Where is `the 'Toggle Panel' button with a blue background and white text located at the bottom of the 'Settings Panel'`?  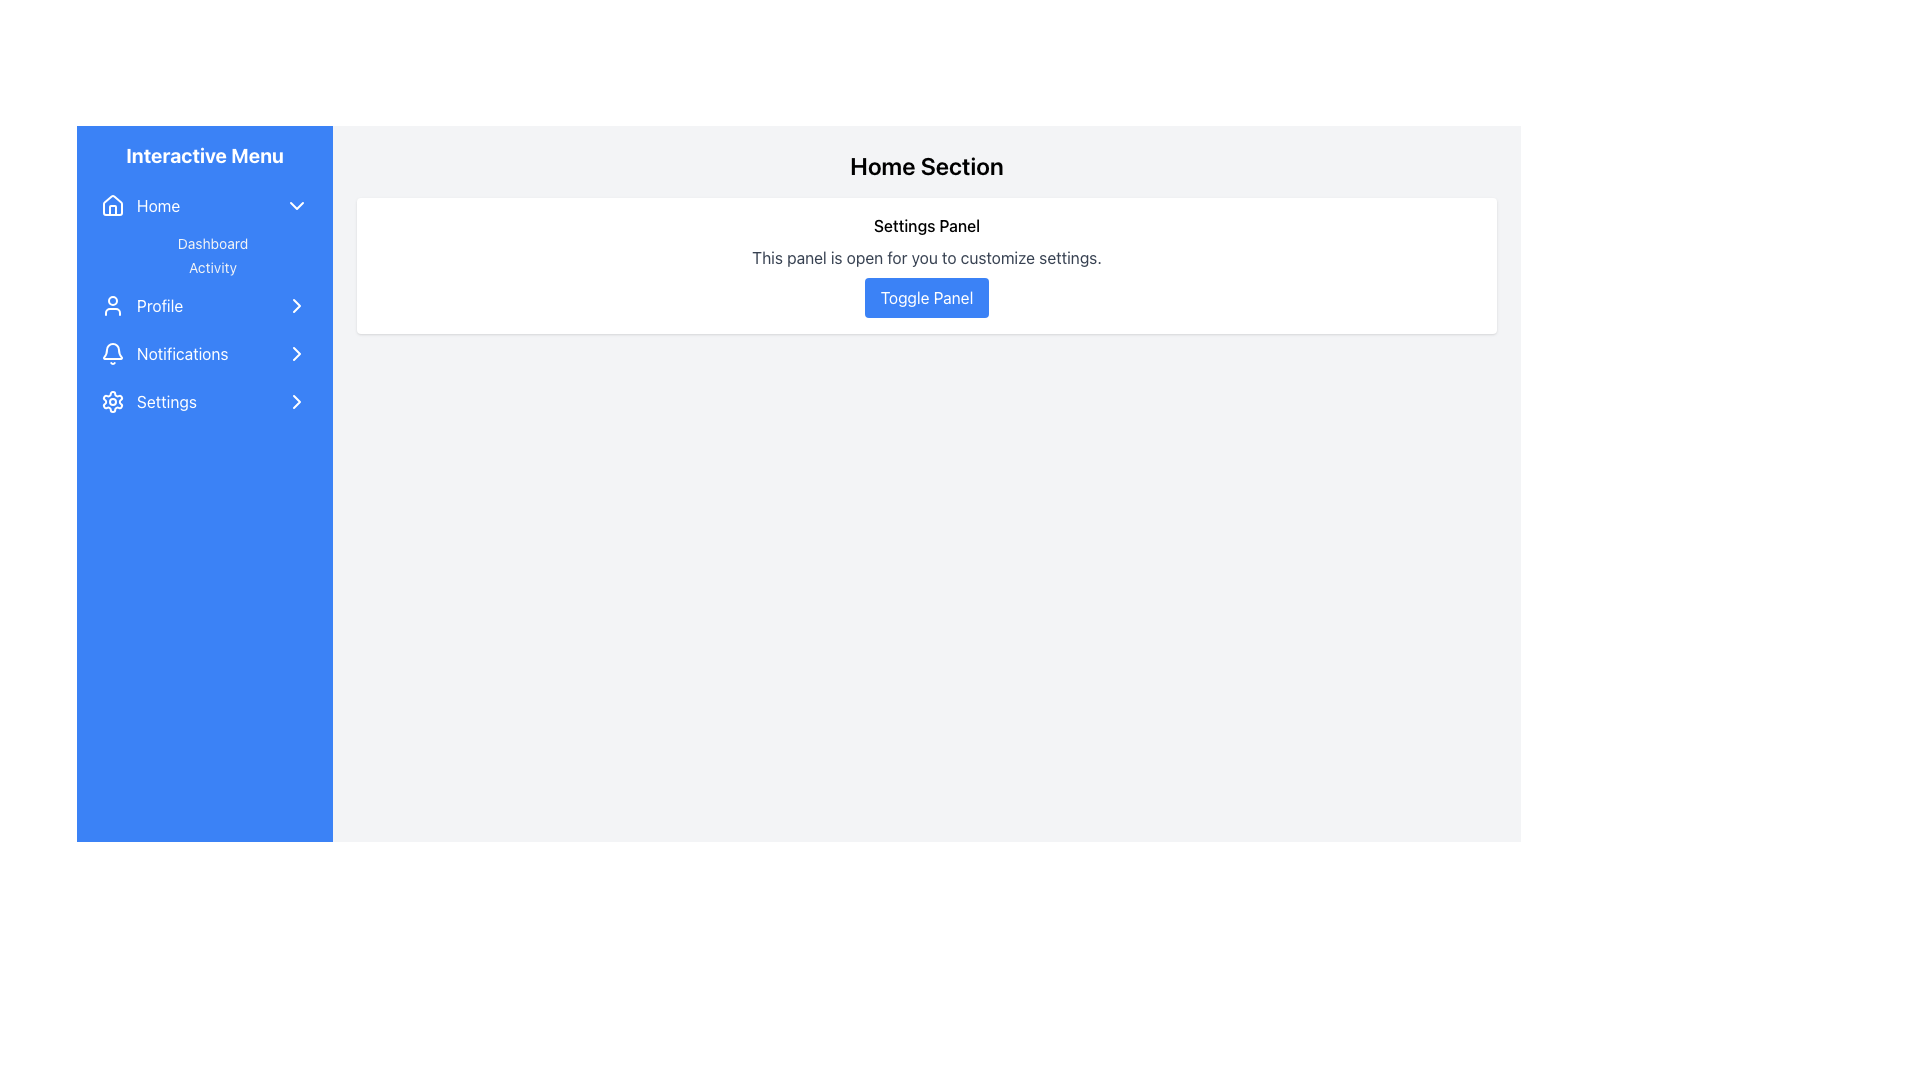 the 'Toggle Panel' button with a blue background and white text located at the bottom of the 'Settings Panel' is located at coordinates (925, 297).